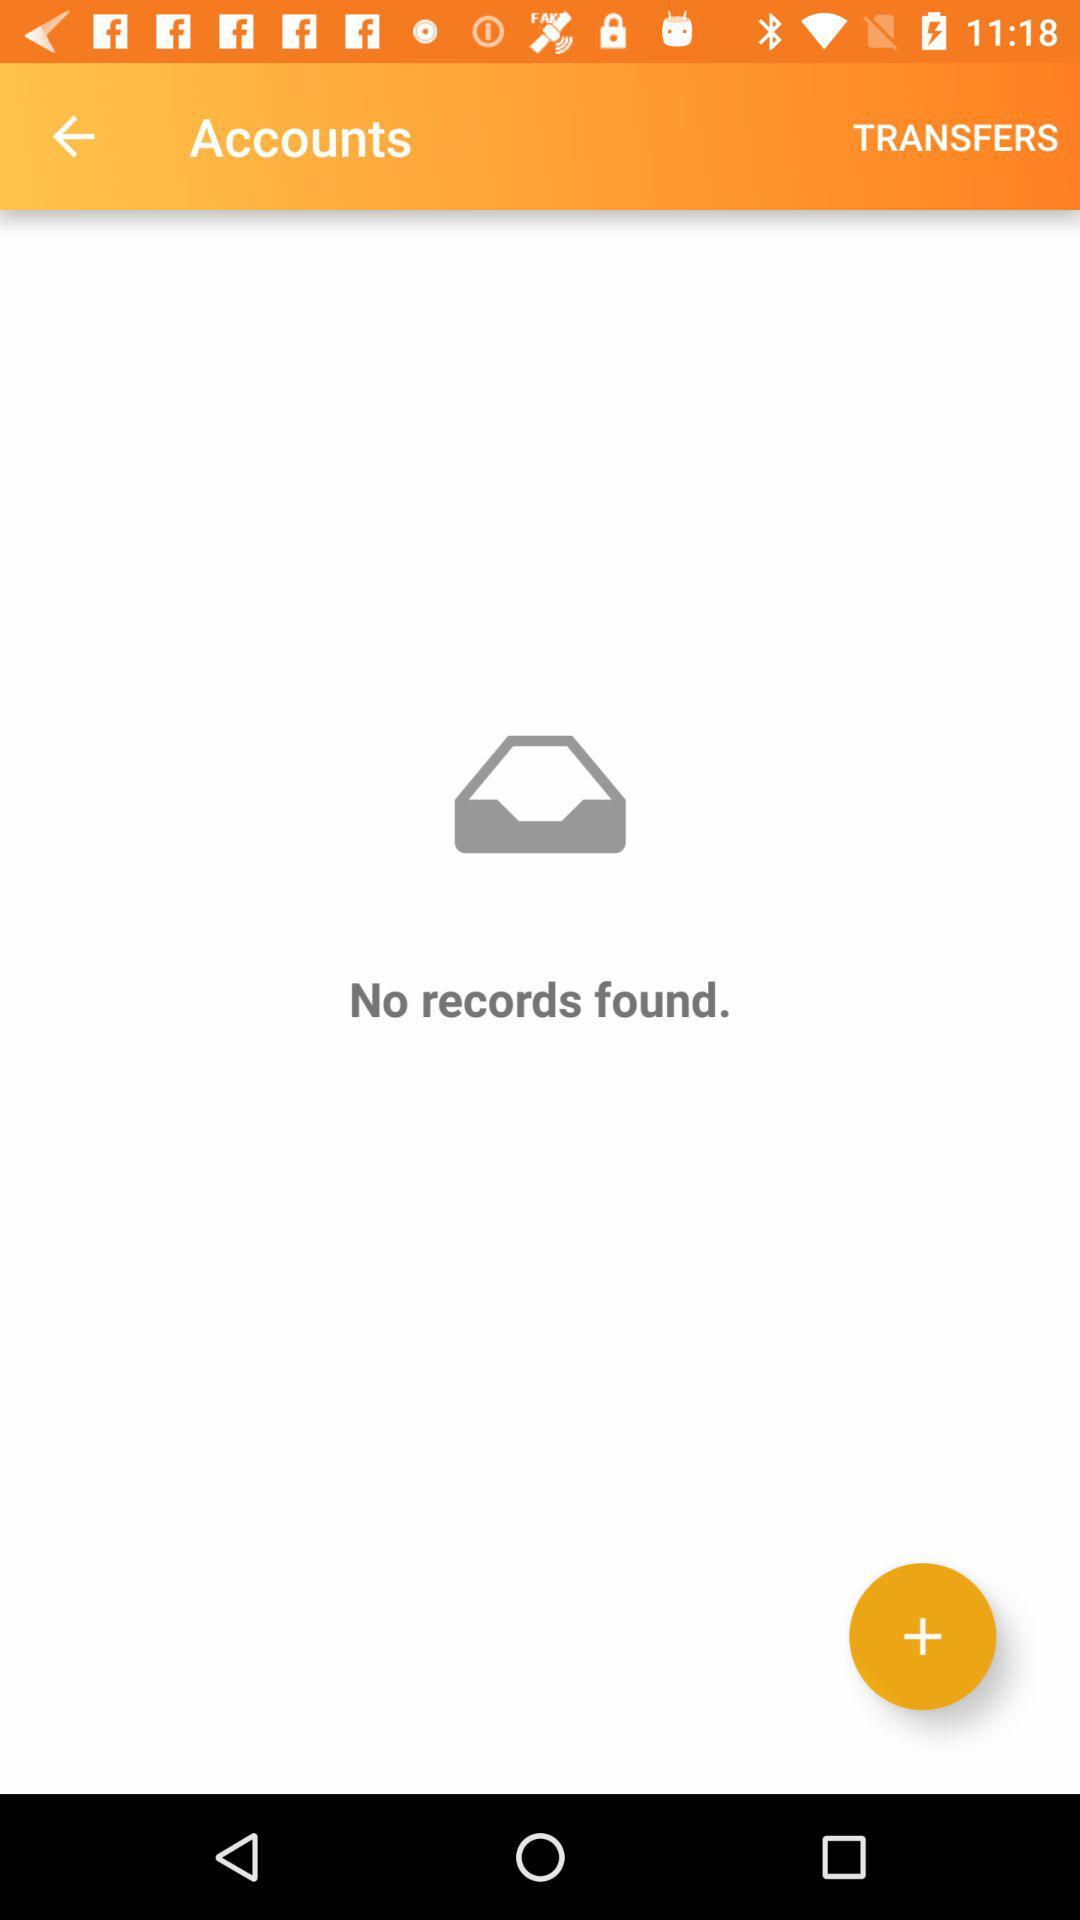 This screenshot has height=1920, width=1080. I want to click on new record, so click(922, 1636).